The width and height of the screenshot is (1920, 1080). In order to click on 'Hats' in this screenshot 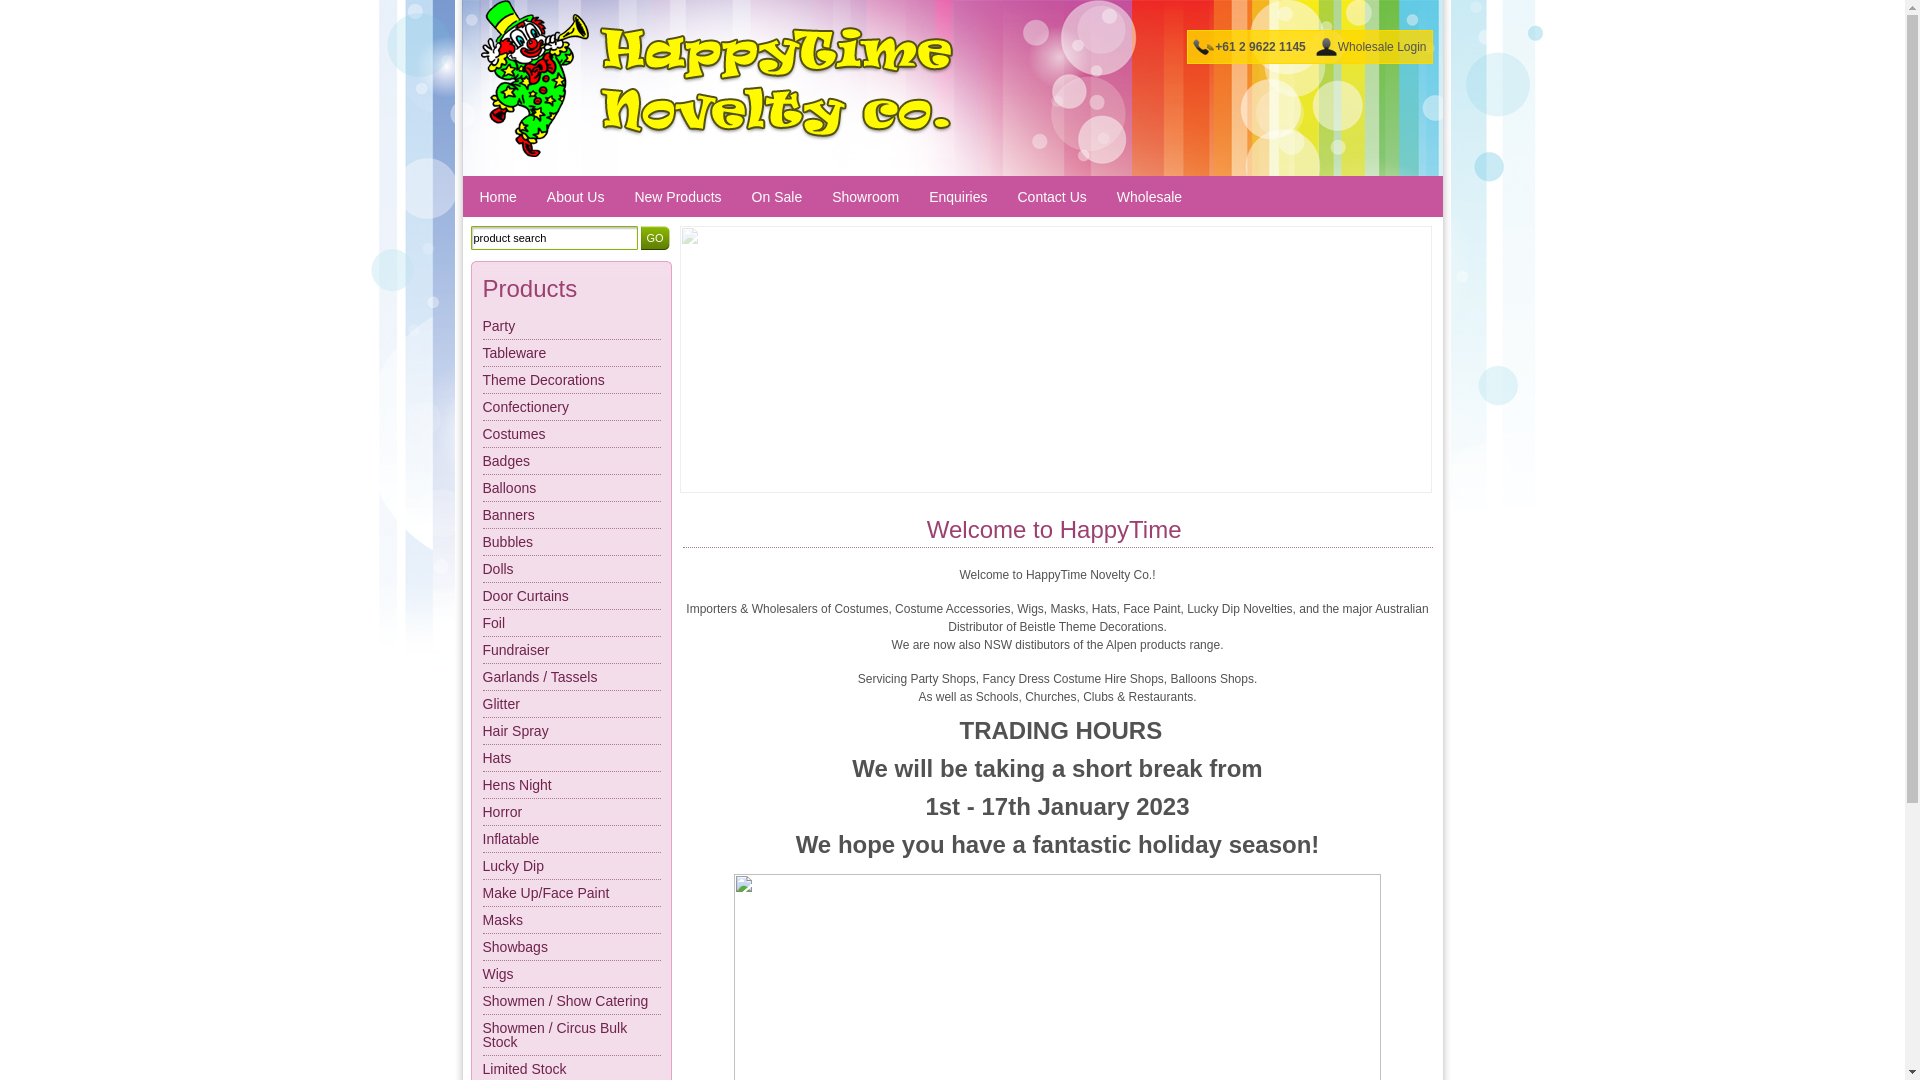, I will do `click(570, 758)`.